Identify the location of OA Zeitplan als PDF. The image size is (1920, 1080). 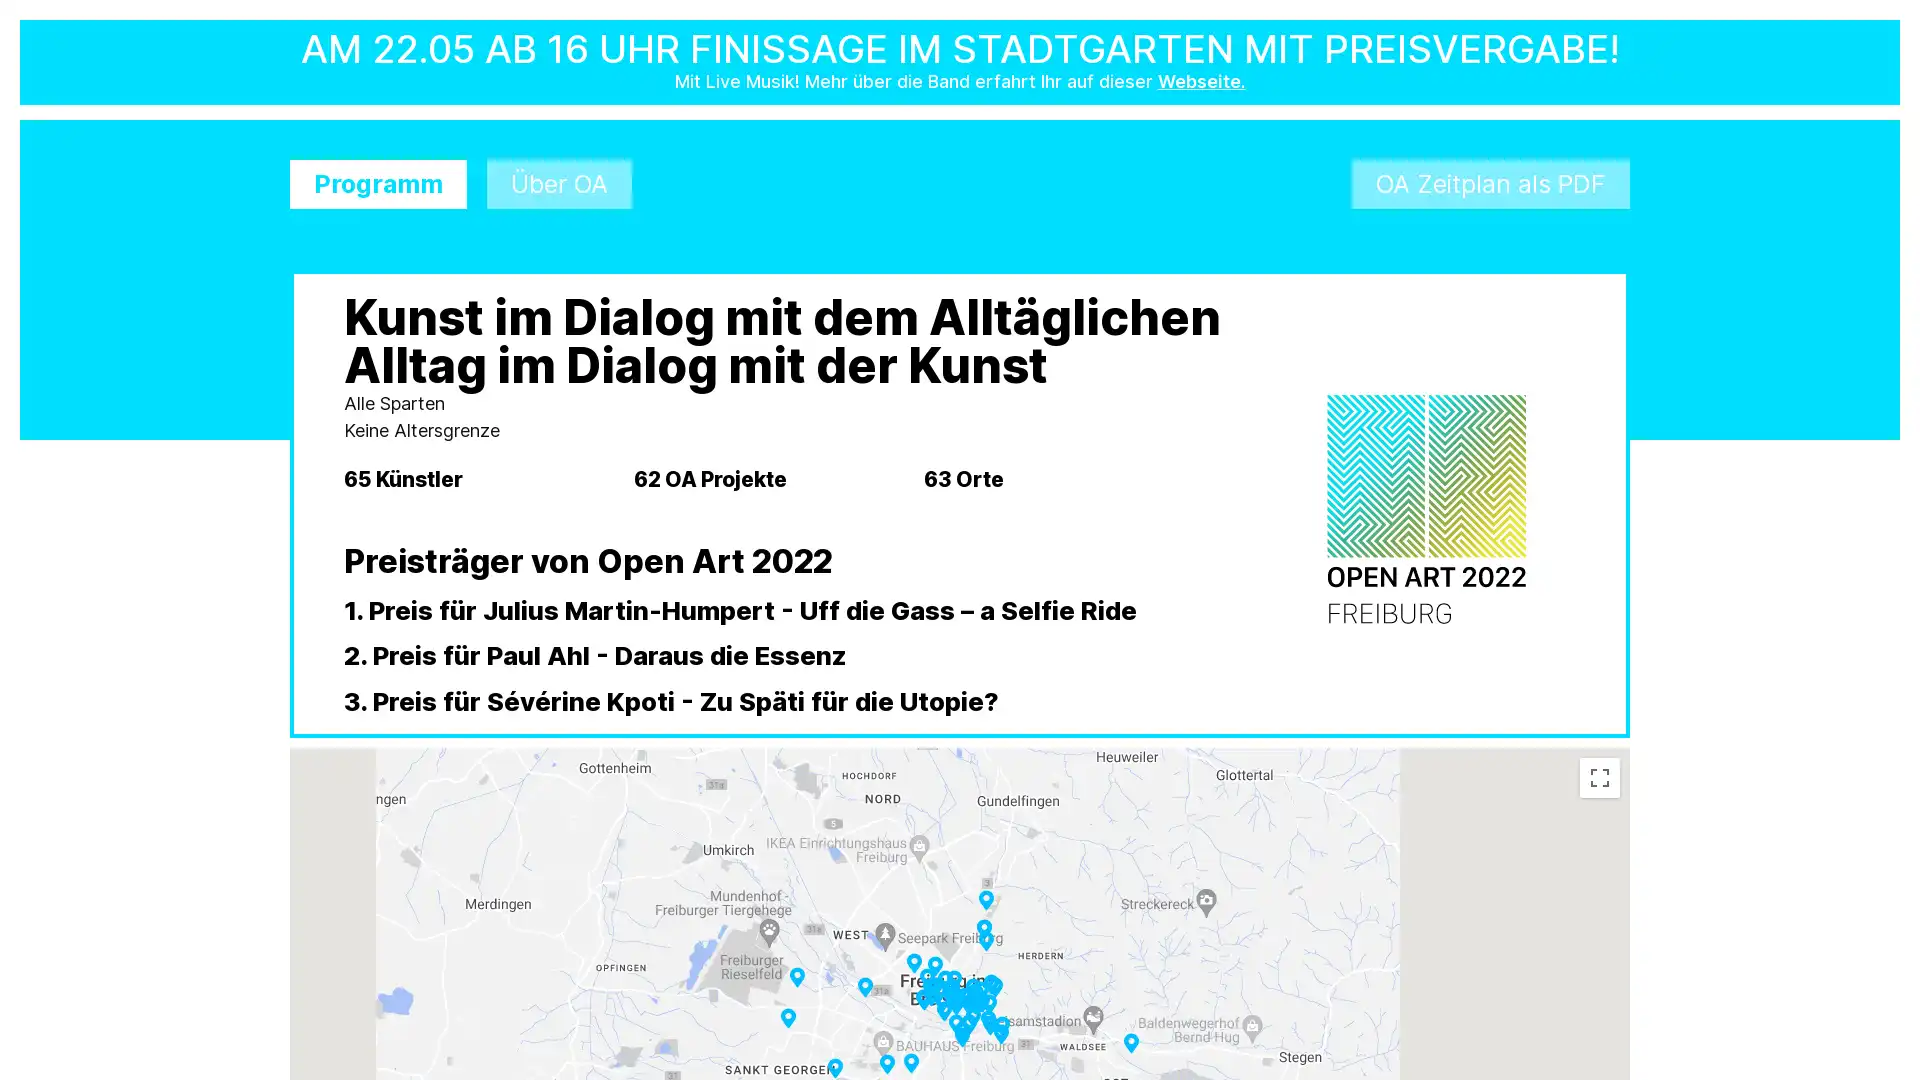
(1491, 184).